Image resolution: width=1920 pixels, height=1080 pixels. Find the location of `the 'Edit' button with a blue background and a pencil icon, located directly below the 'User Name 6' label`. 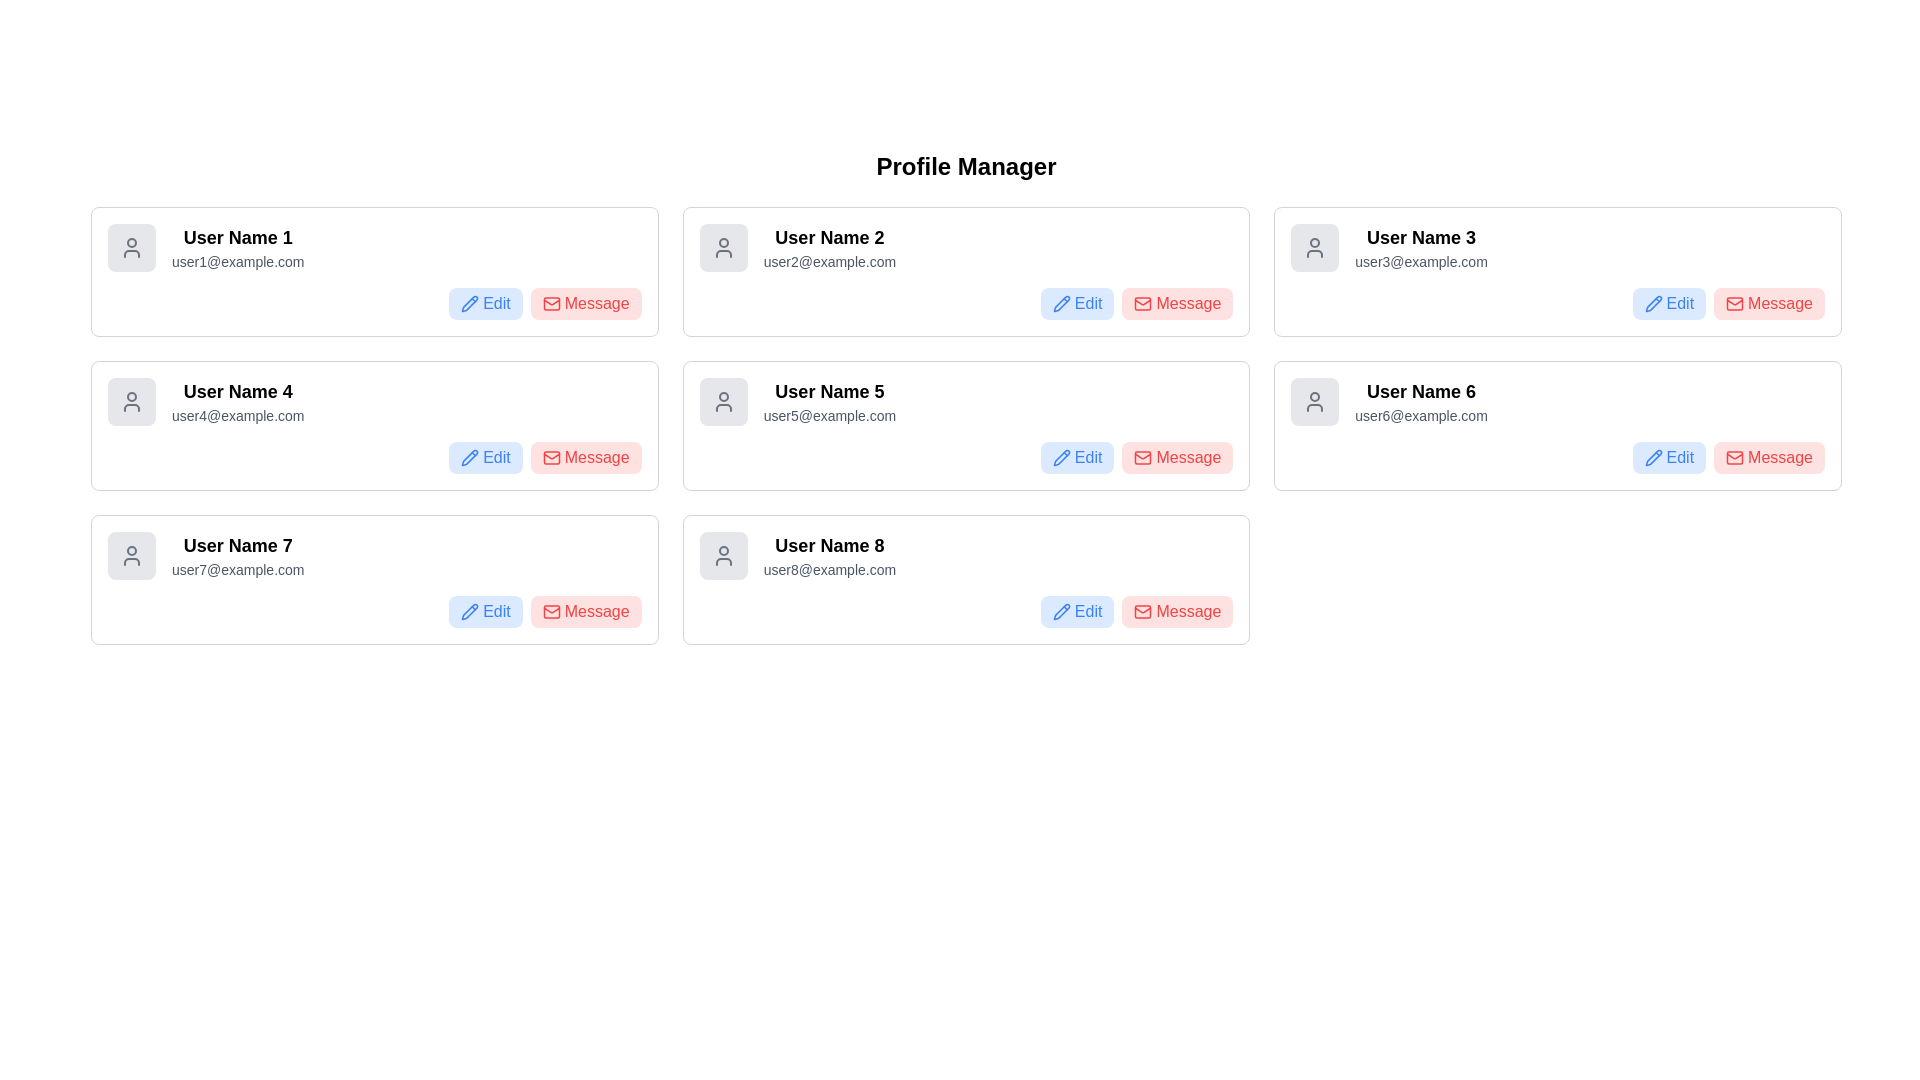

the 'Edit' button with a blue background and a pencil icon, located directly below the 'User Name 6' label is located at coordinates (1669, 458).